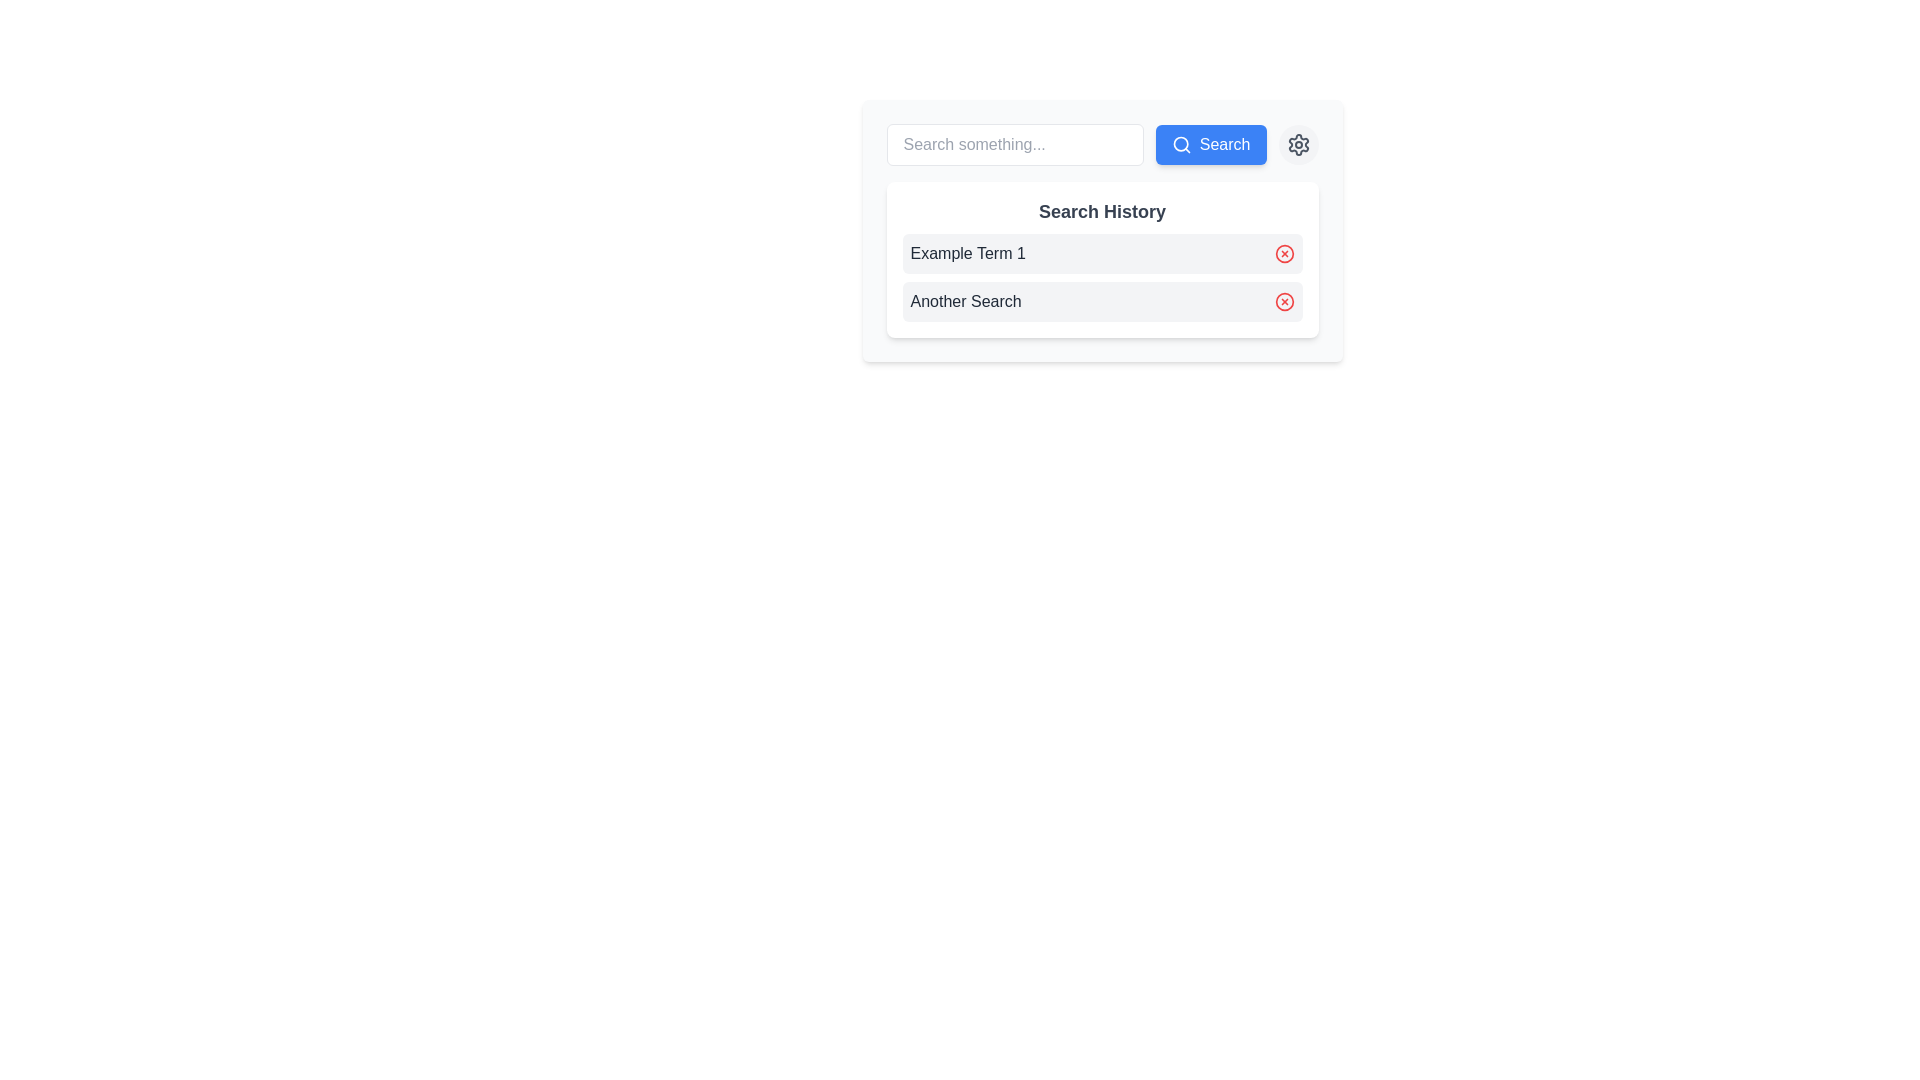 The image size is (1920, 1080). What do you see at coordinates (1284, 301) in the screenshot?
I see `the SVG graphical circle element that represents a cancel or close icon, which is aligned with the second search history item` at bounding box center [1284, 301].